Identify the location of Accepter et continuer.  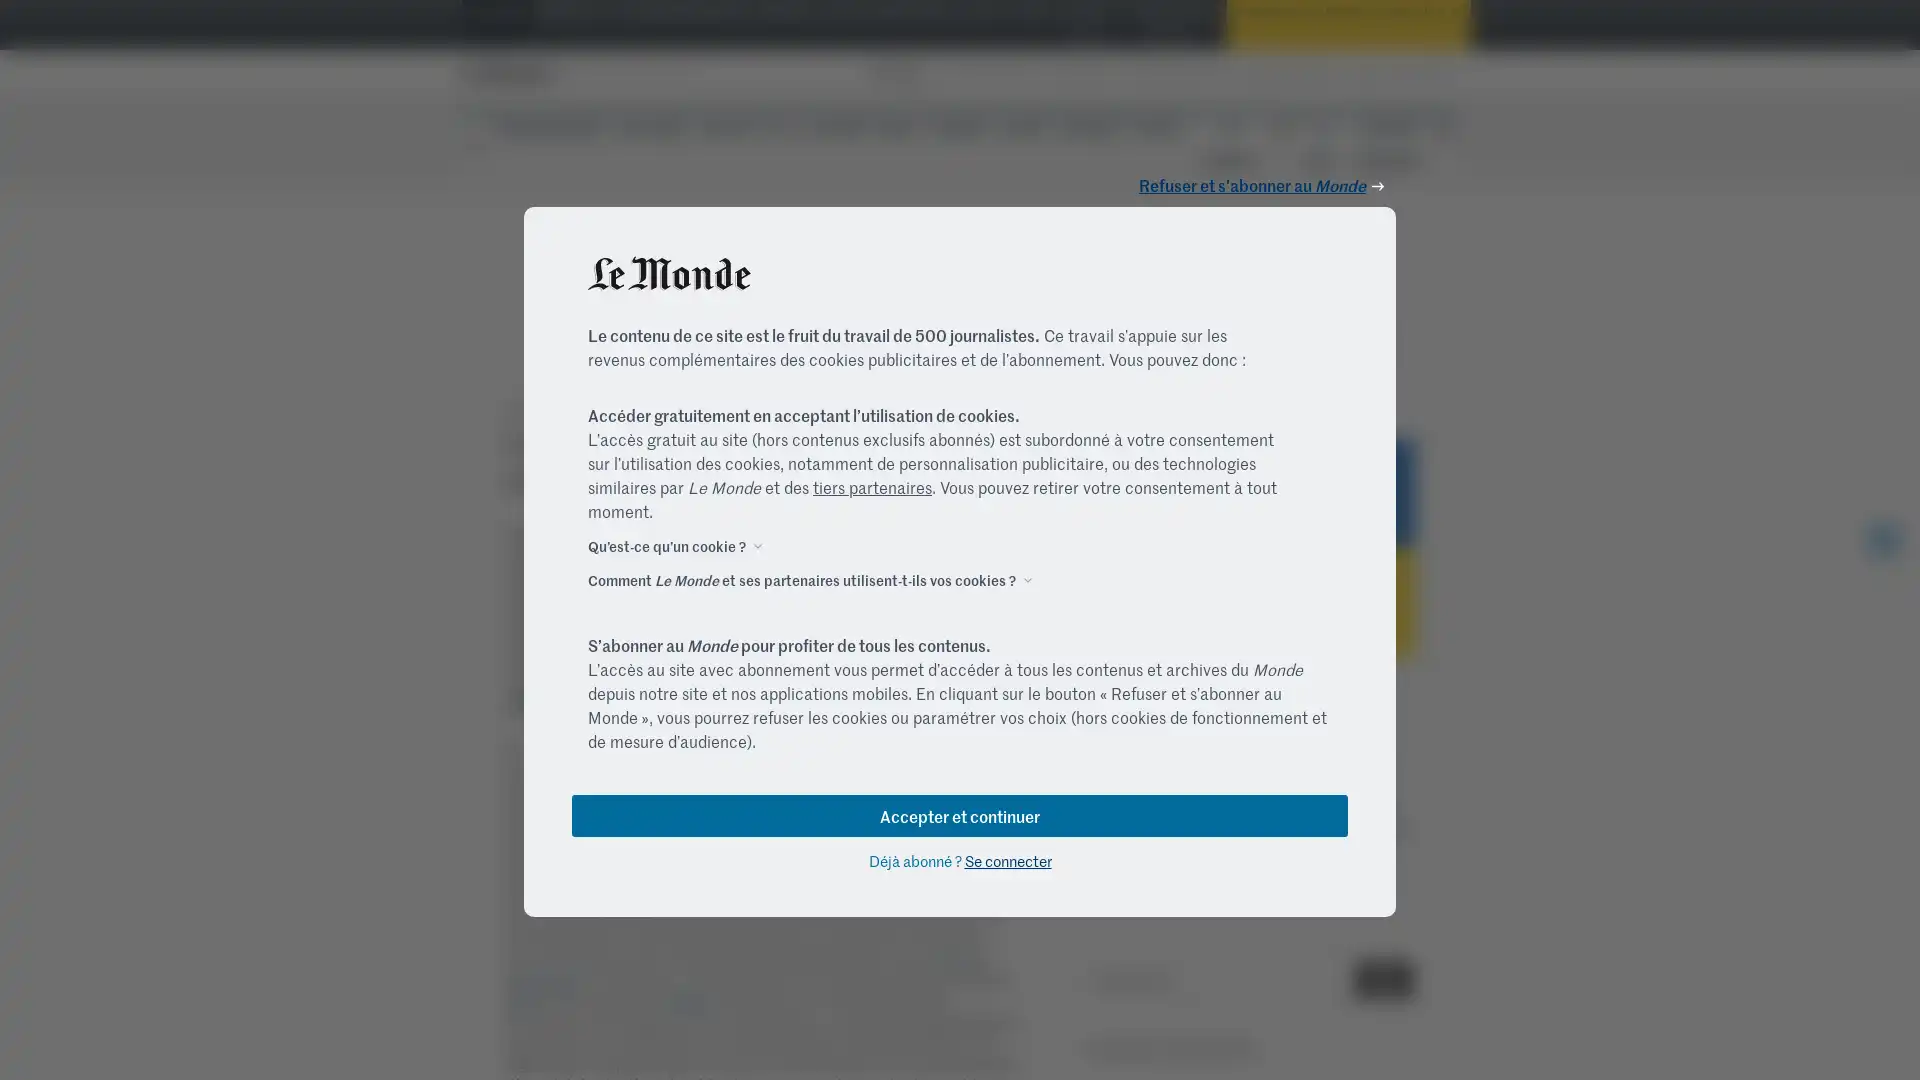
(960, 814).